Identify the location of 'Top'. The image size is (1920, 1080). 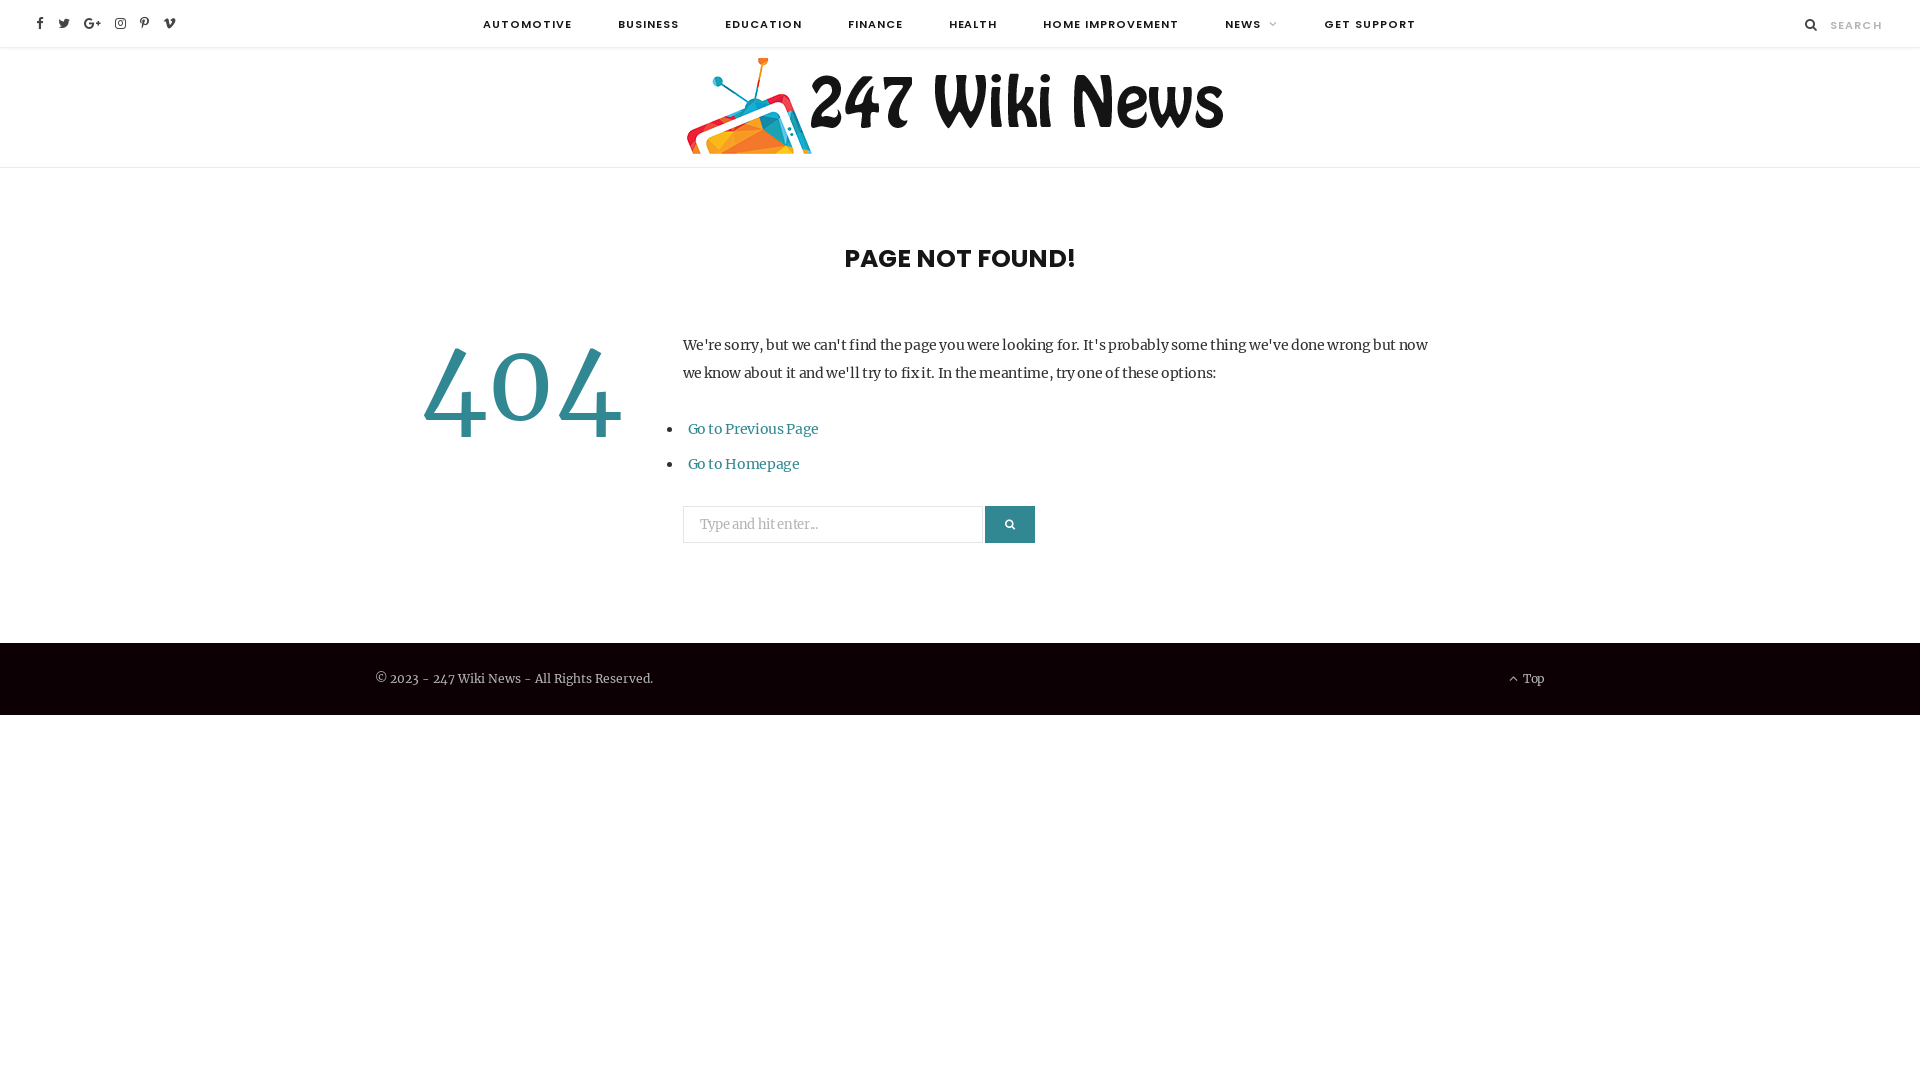
(1508, 677).